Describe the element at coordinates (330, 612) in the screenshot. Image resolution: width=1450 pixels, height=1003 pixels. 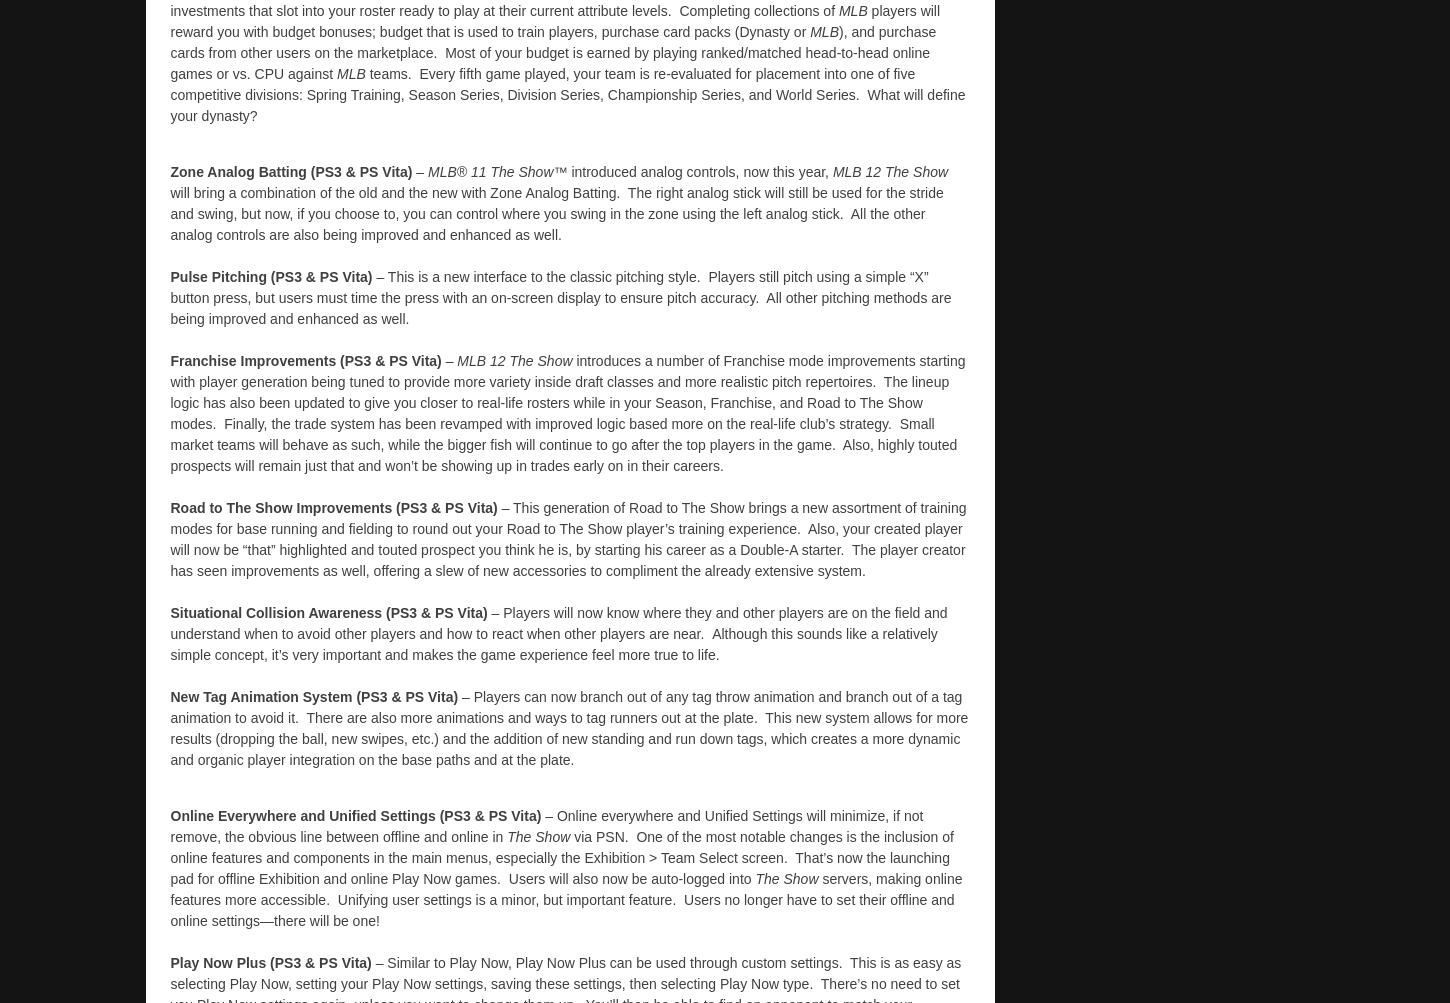
I see `'Situational Collision Awareness (PS3 & PS Vita)'` at that location.